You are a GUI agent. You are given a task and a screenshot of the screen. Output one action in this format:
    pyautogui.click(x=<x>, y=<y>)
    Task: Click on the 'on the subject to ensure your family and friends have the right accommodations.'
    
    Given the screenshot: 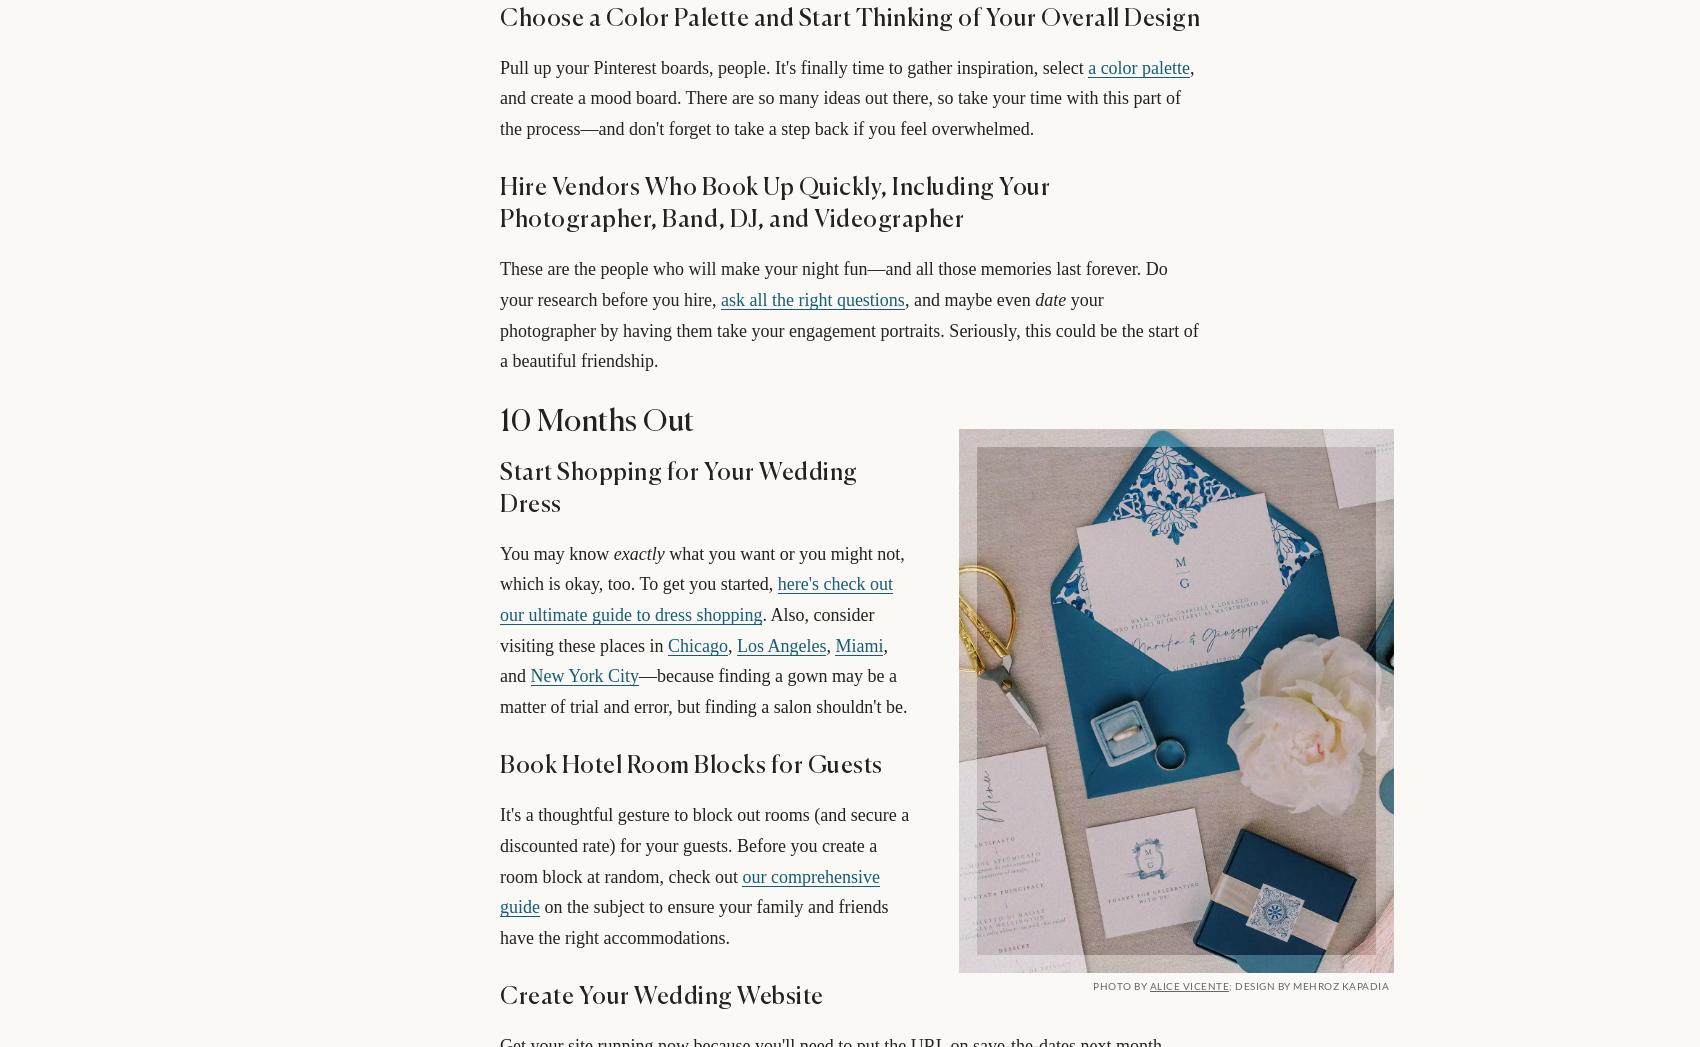 What is the action you would take?
    pyautogui.click(x=693, y=921)
    